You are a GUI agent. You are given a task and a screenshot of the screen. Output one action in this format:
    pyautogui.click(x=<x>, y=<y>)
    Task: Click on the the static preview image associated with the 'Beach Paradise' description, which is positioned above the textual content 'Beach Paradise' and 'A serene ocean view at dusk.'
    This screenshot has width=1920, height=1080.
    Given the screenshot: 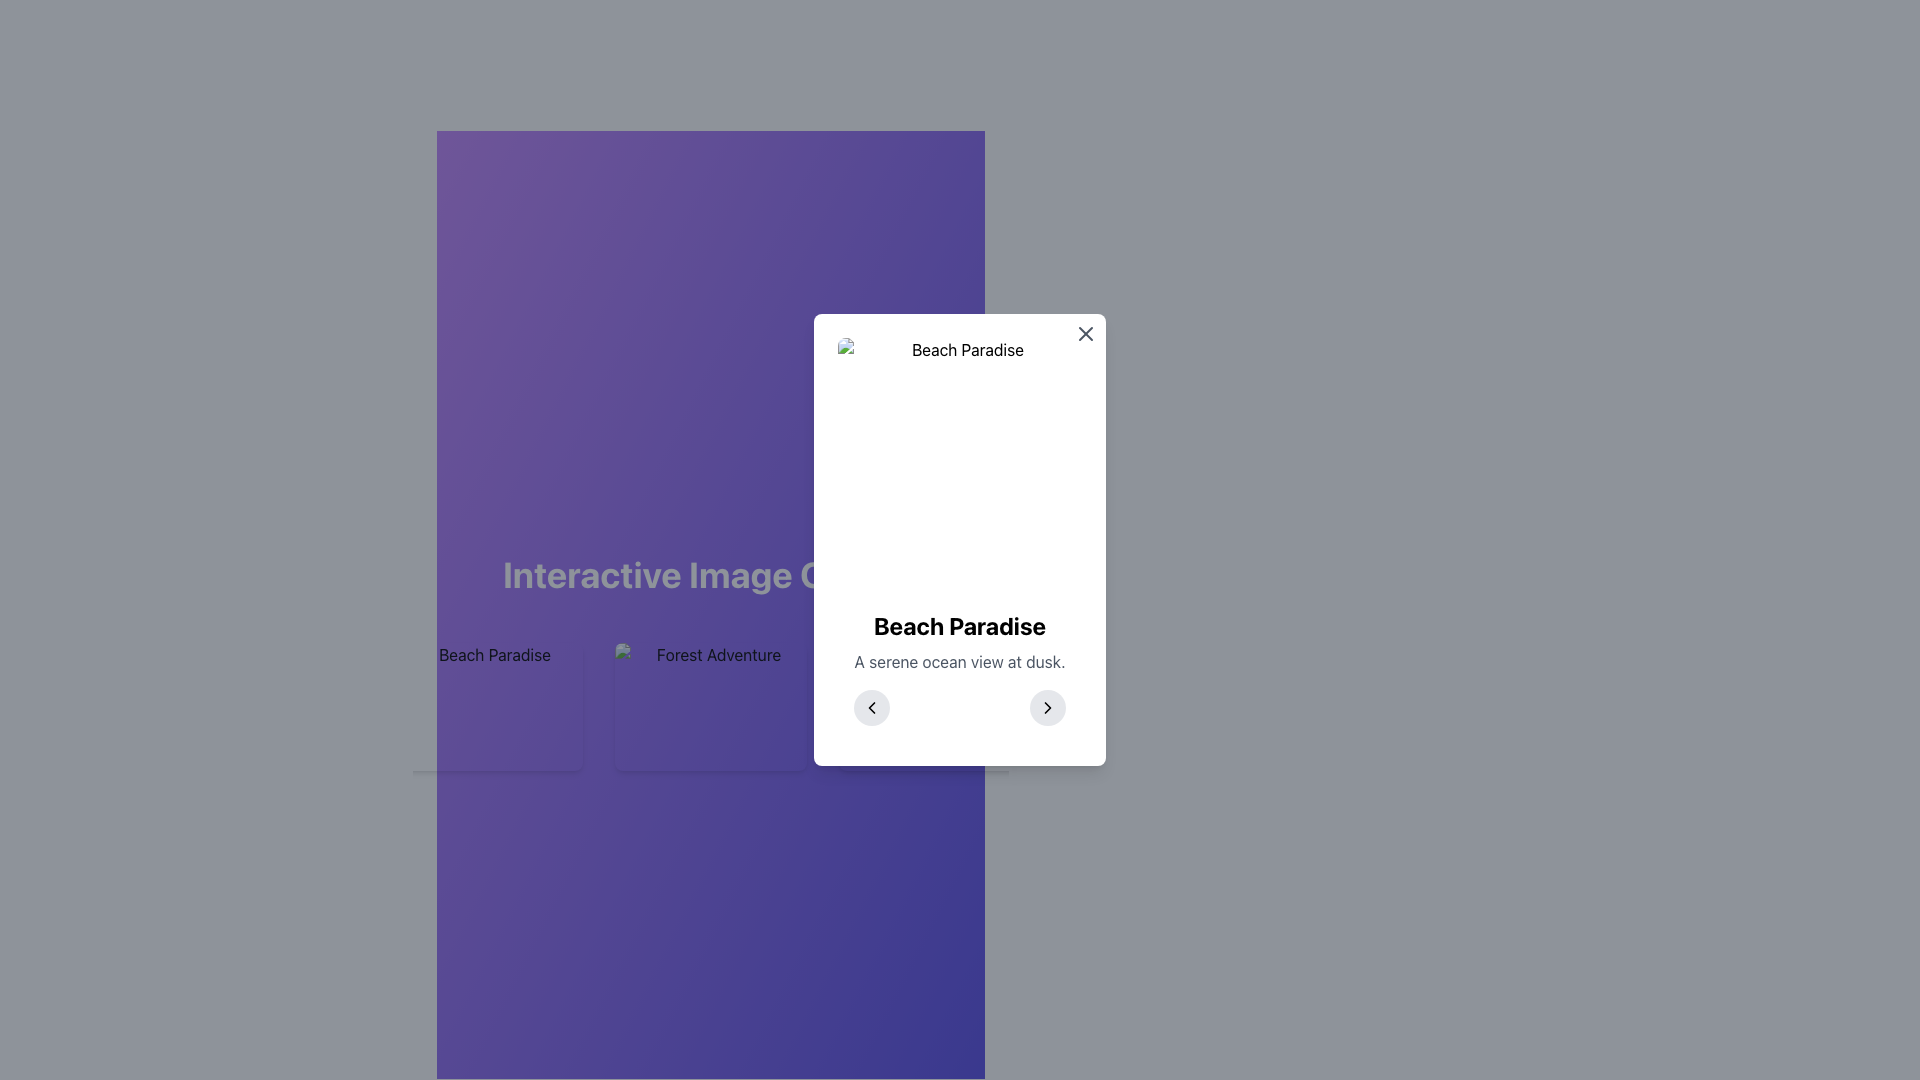 What is the action you would take?
    pyautogui.click(x=960, y=466)
    